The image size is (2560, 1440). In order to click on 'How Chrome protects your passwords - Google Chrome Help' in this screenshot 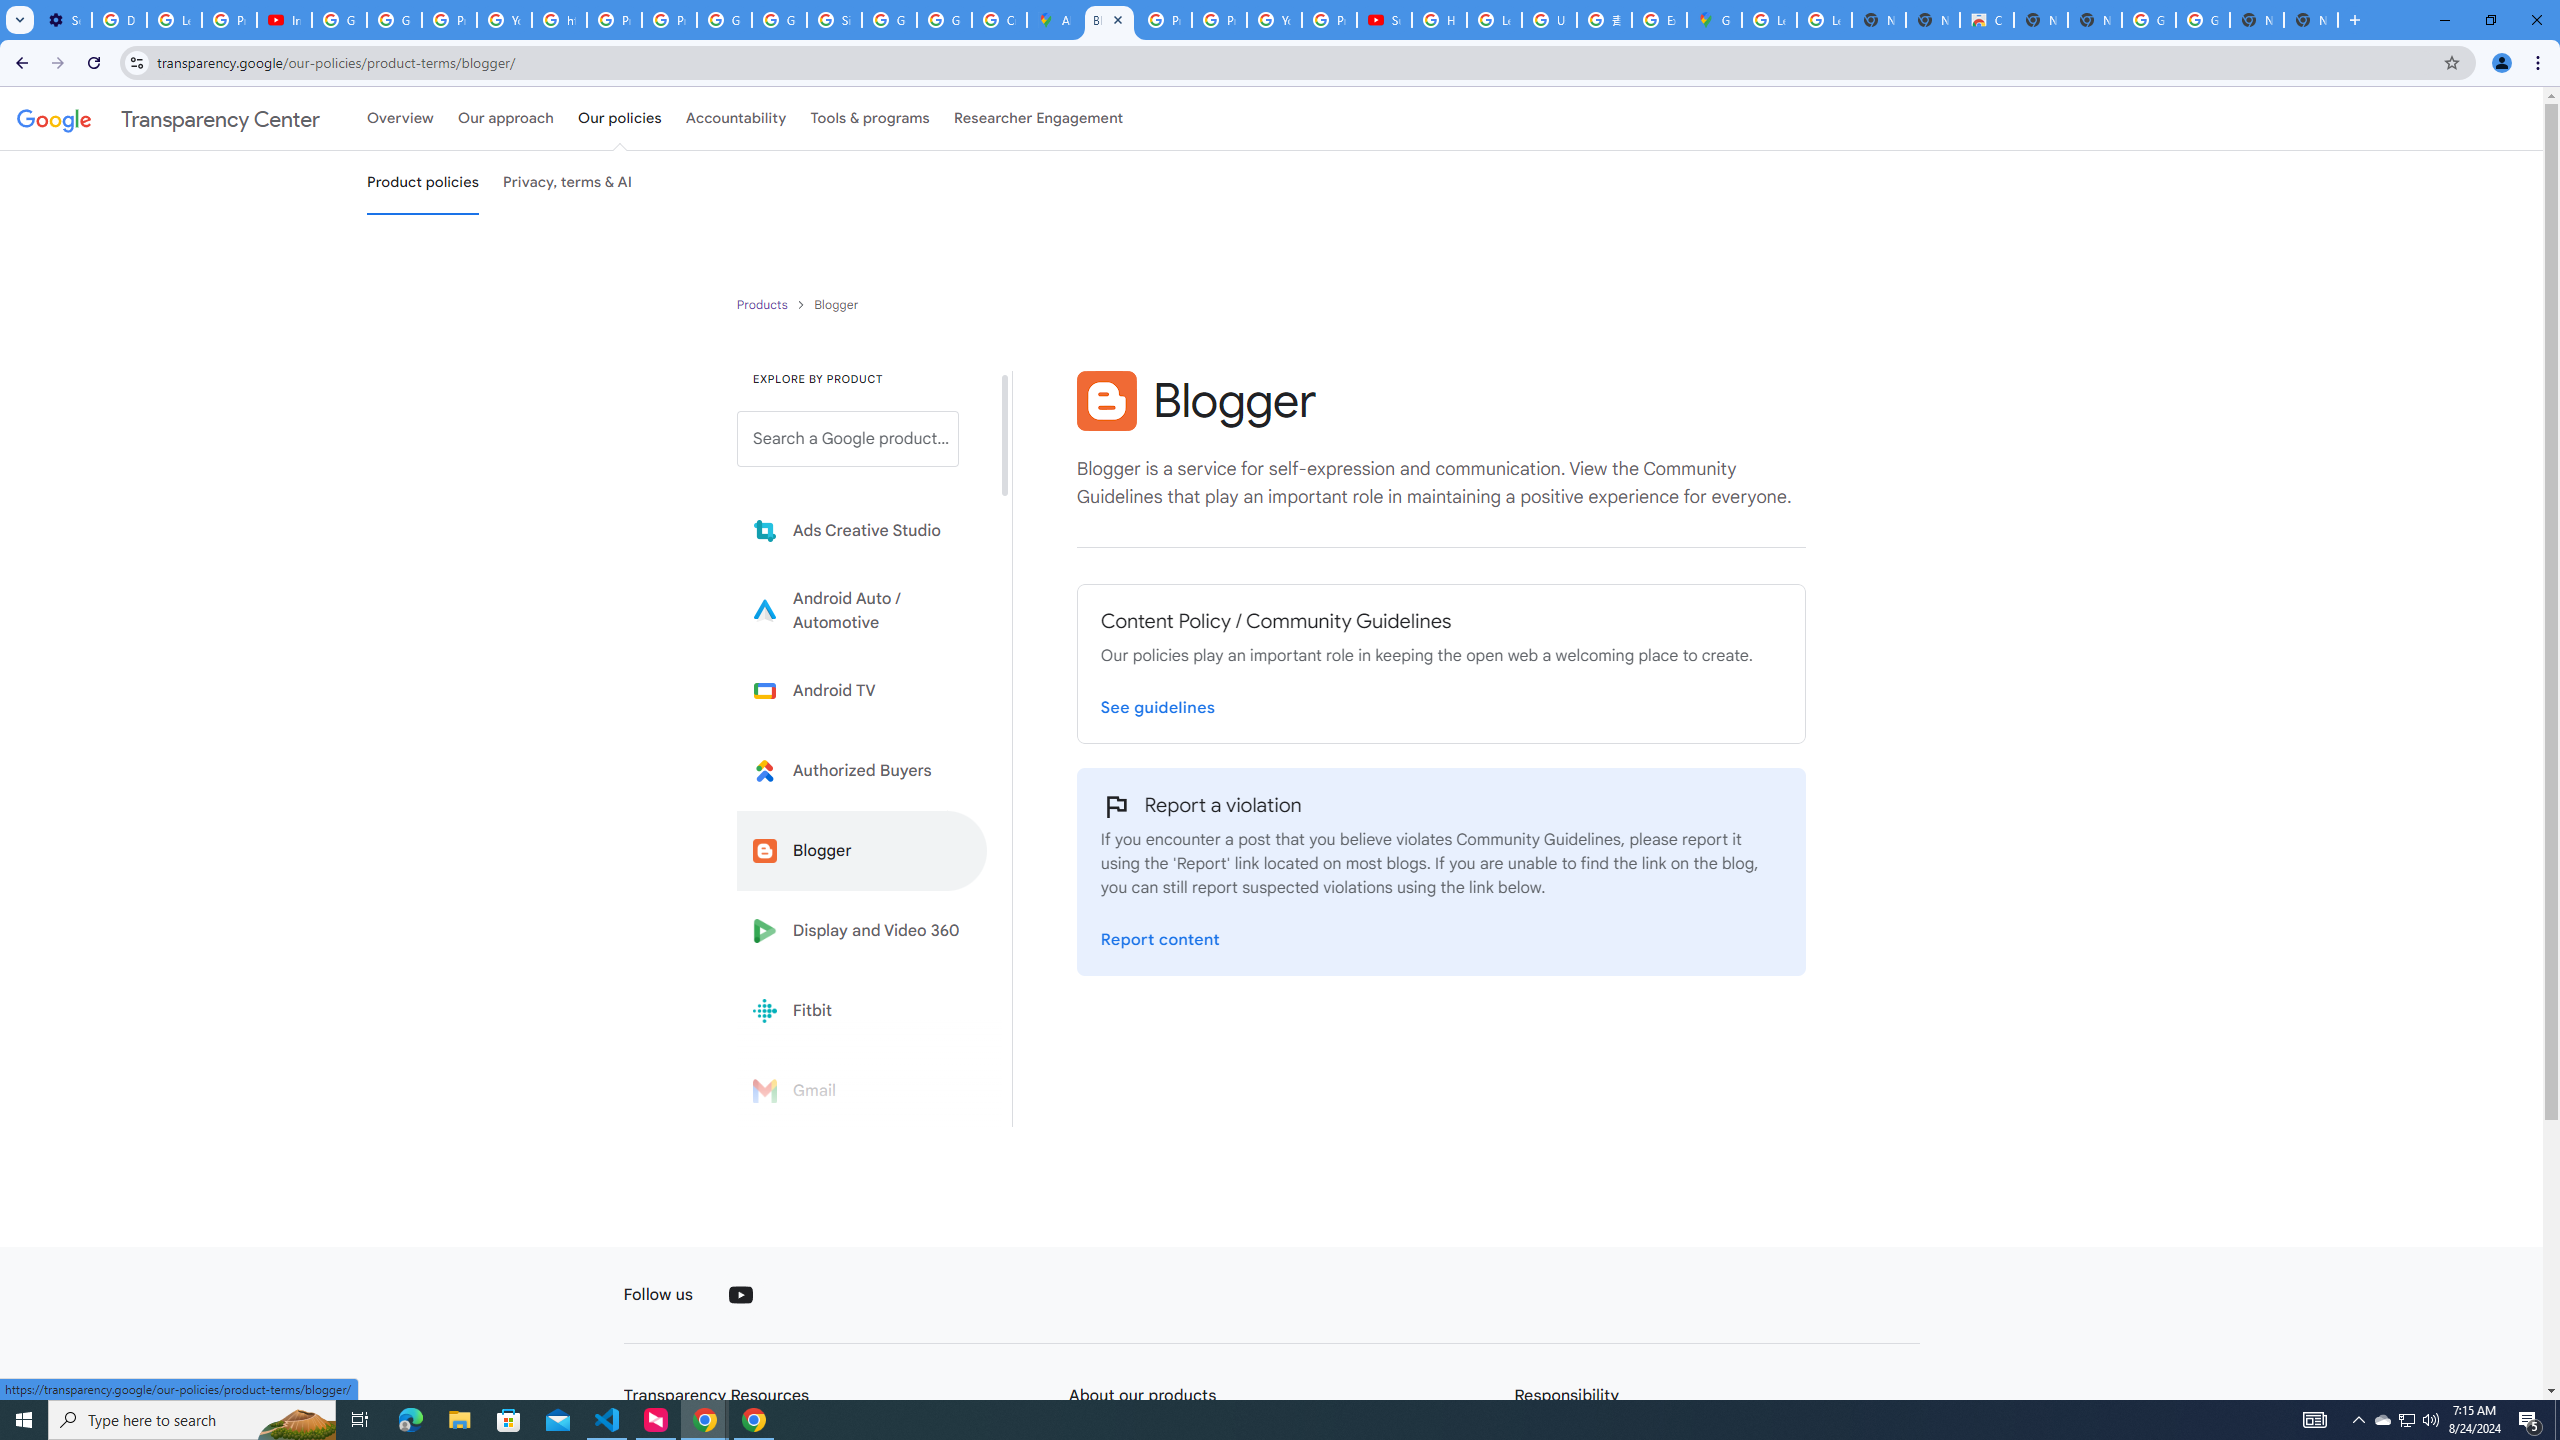, I will do `click(1439, 19)`.